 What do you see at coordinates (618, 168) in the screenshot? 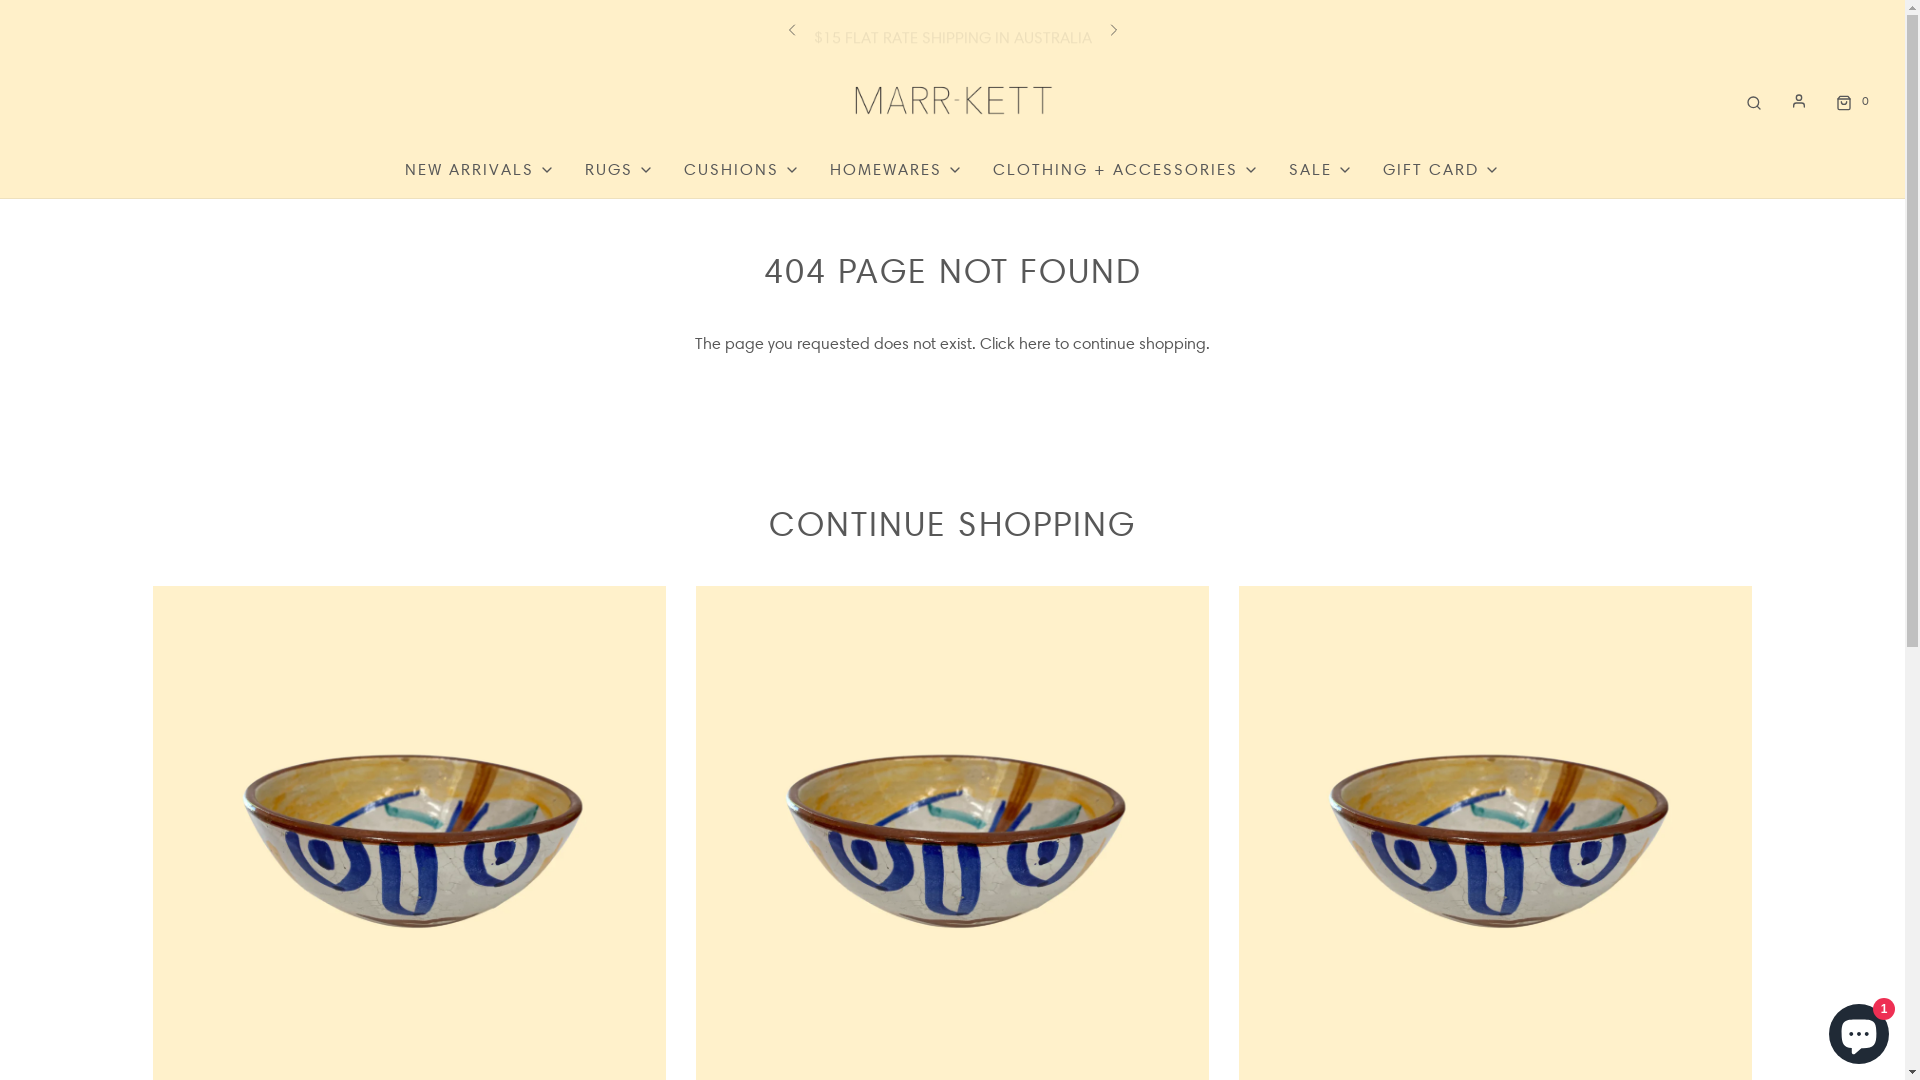
I see `'RUGS'` at bounding box center [618, 168].